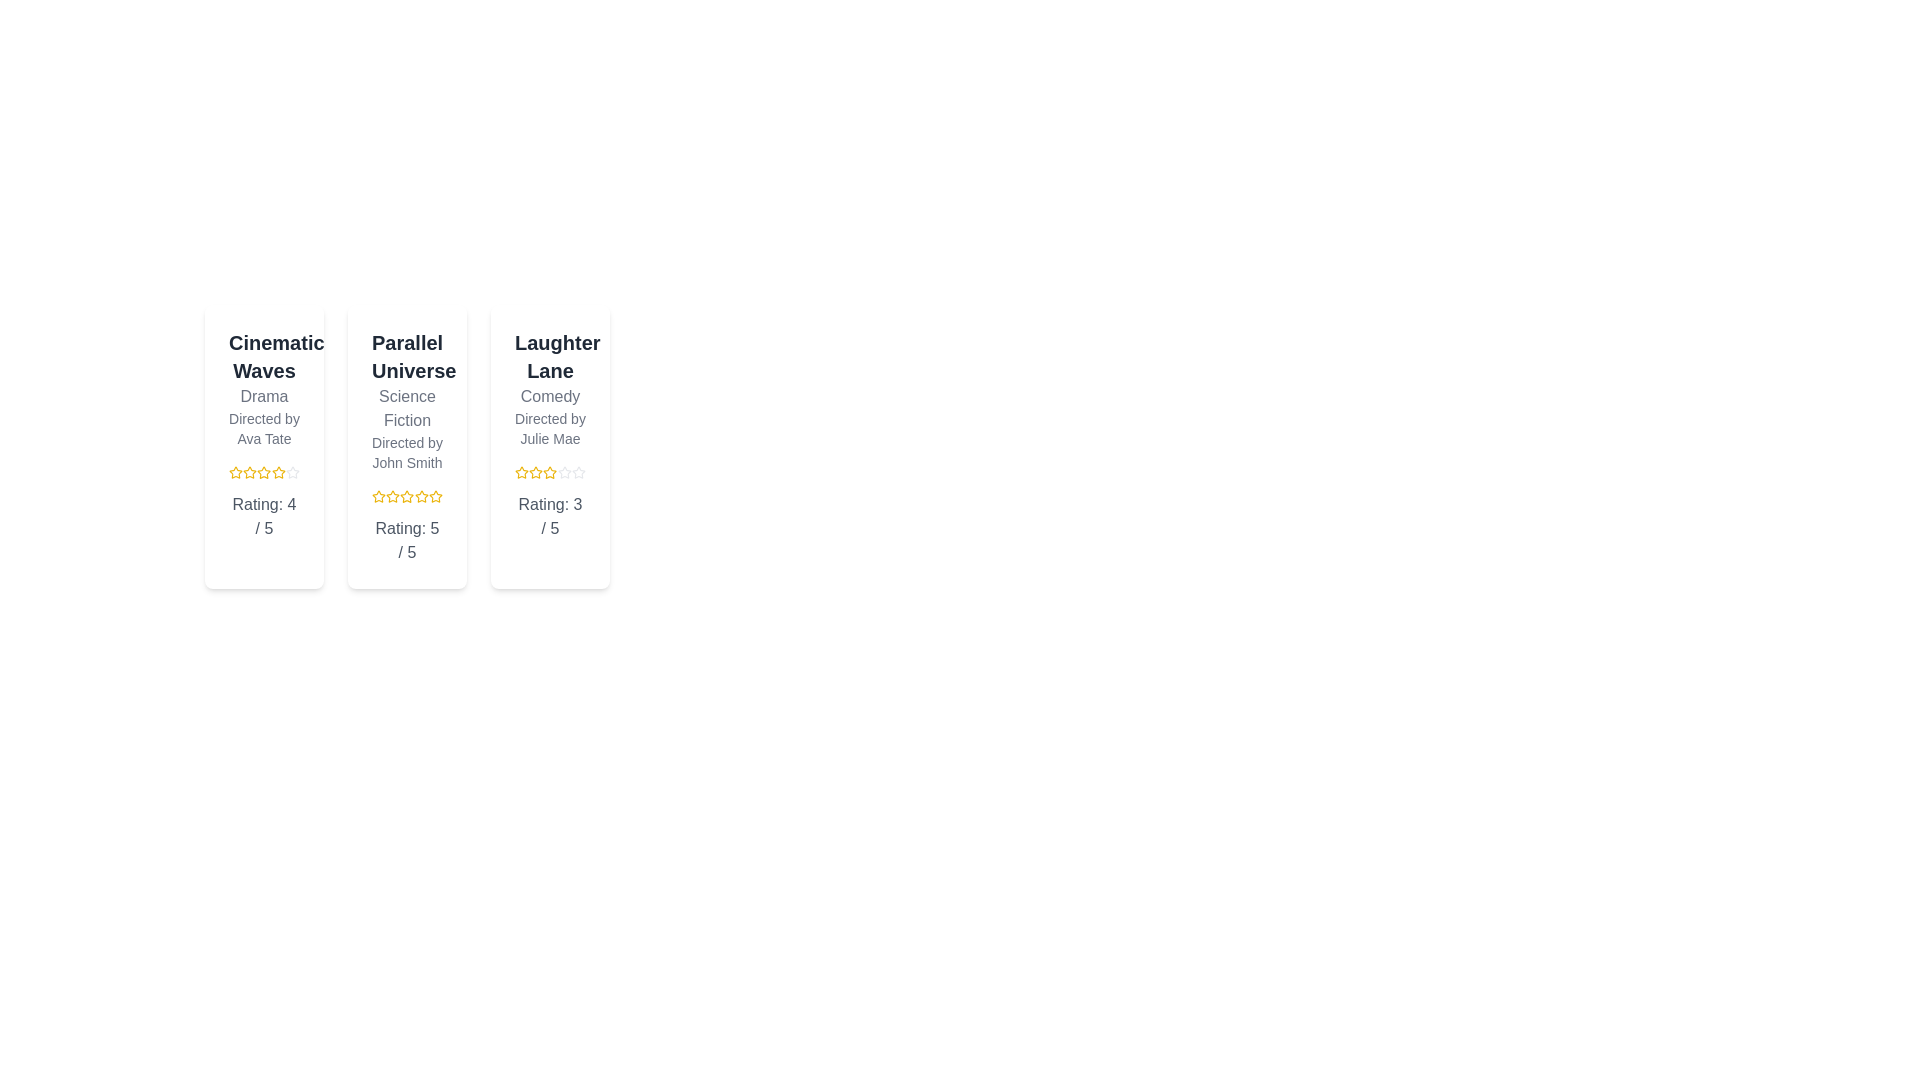  What do you see at coordinates (248, 473) in the screenshot?
I see `the rating of a film to 2 stars by clicking on the corresponding star` at bounding box center [248, 473].